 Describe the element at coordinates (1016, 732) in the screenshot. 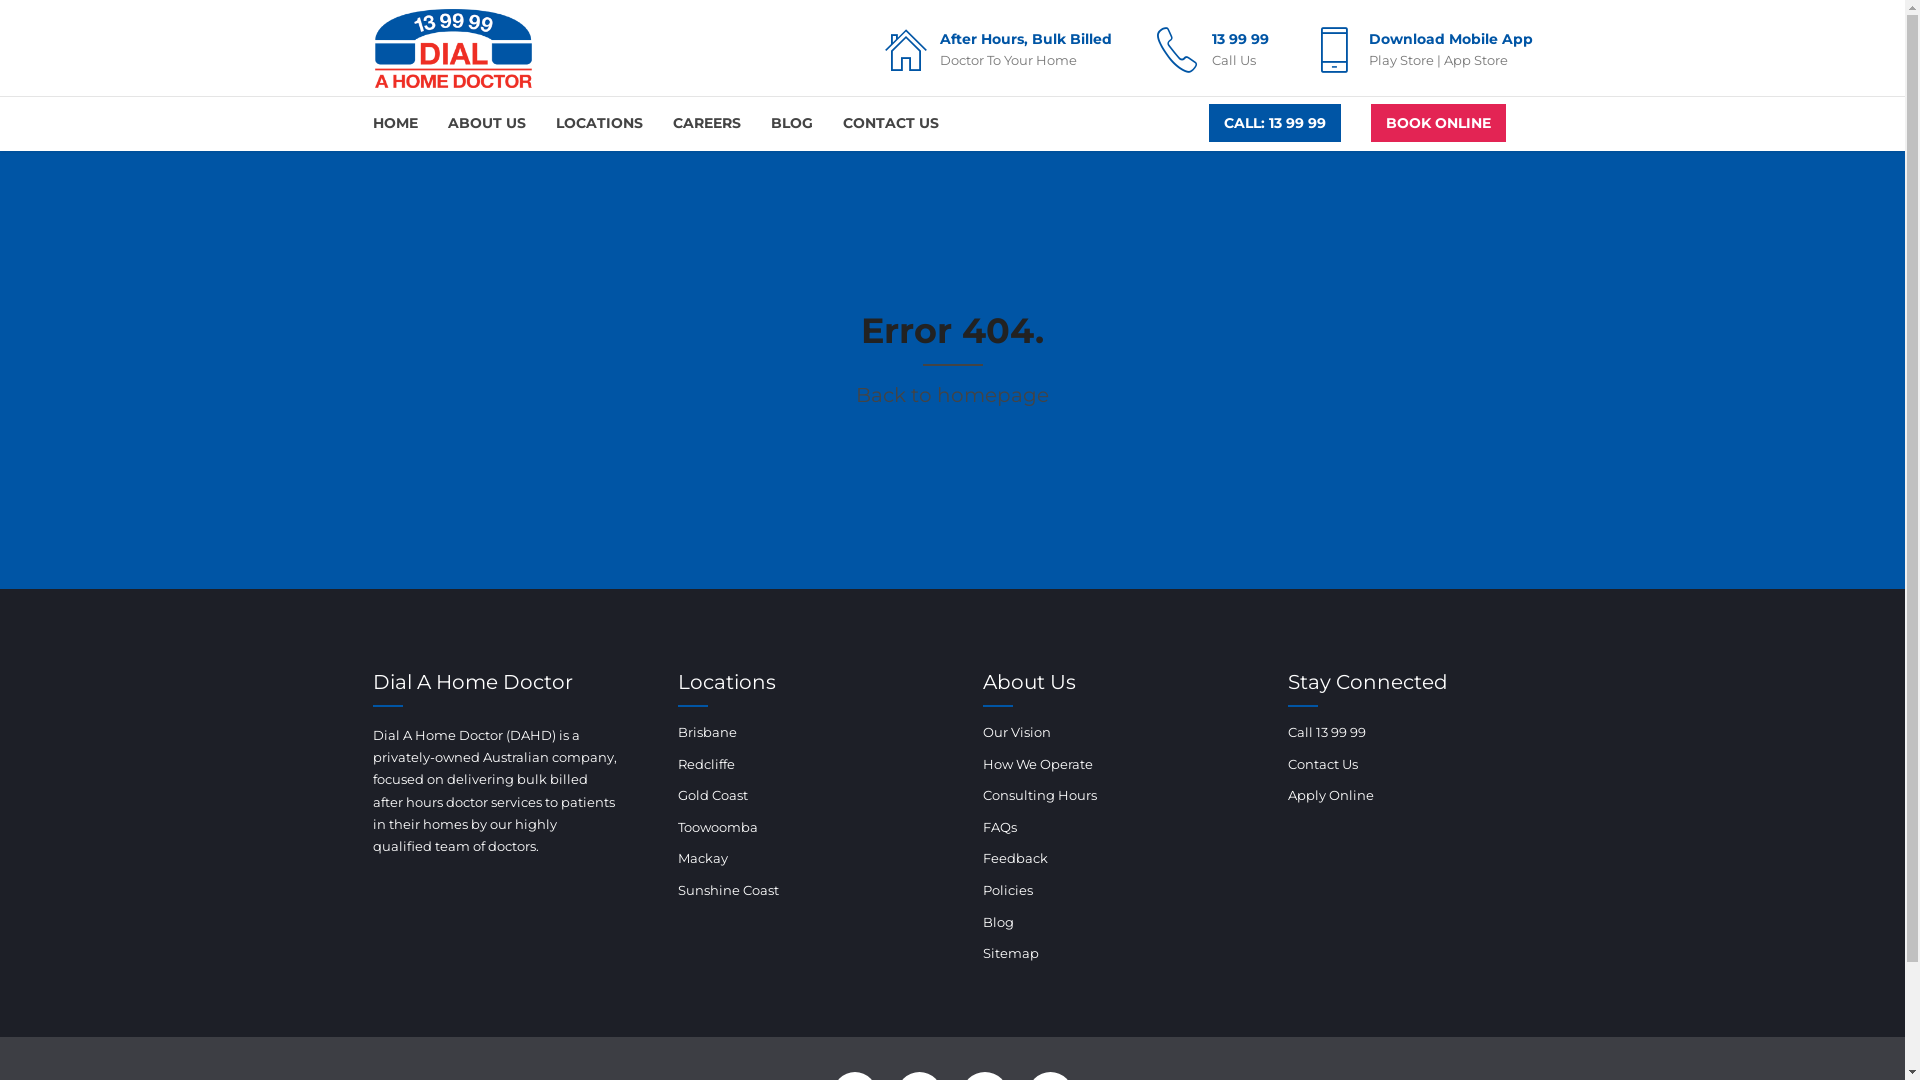

I see `'Our Vision'` at that location.